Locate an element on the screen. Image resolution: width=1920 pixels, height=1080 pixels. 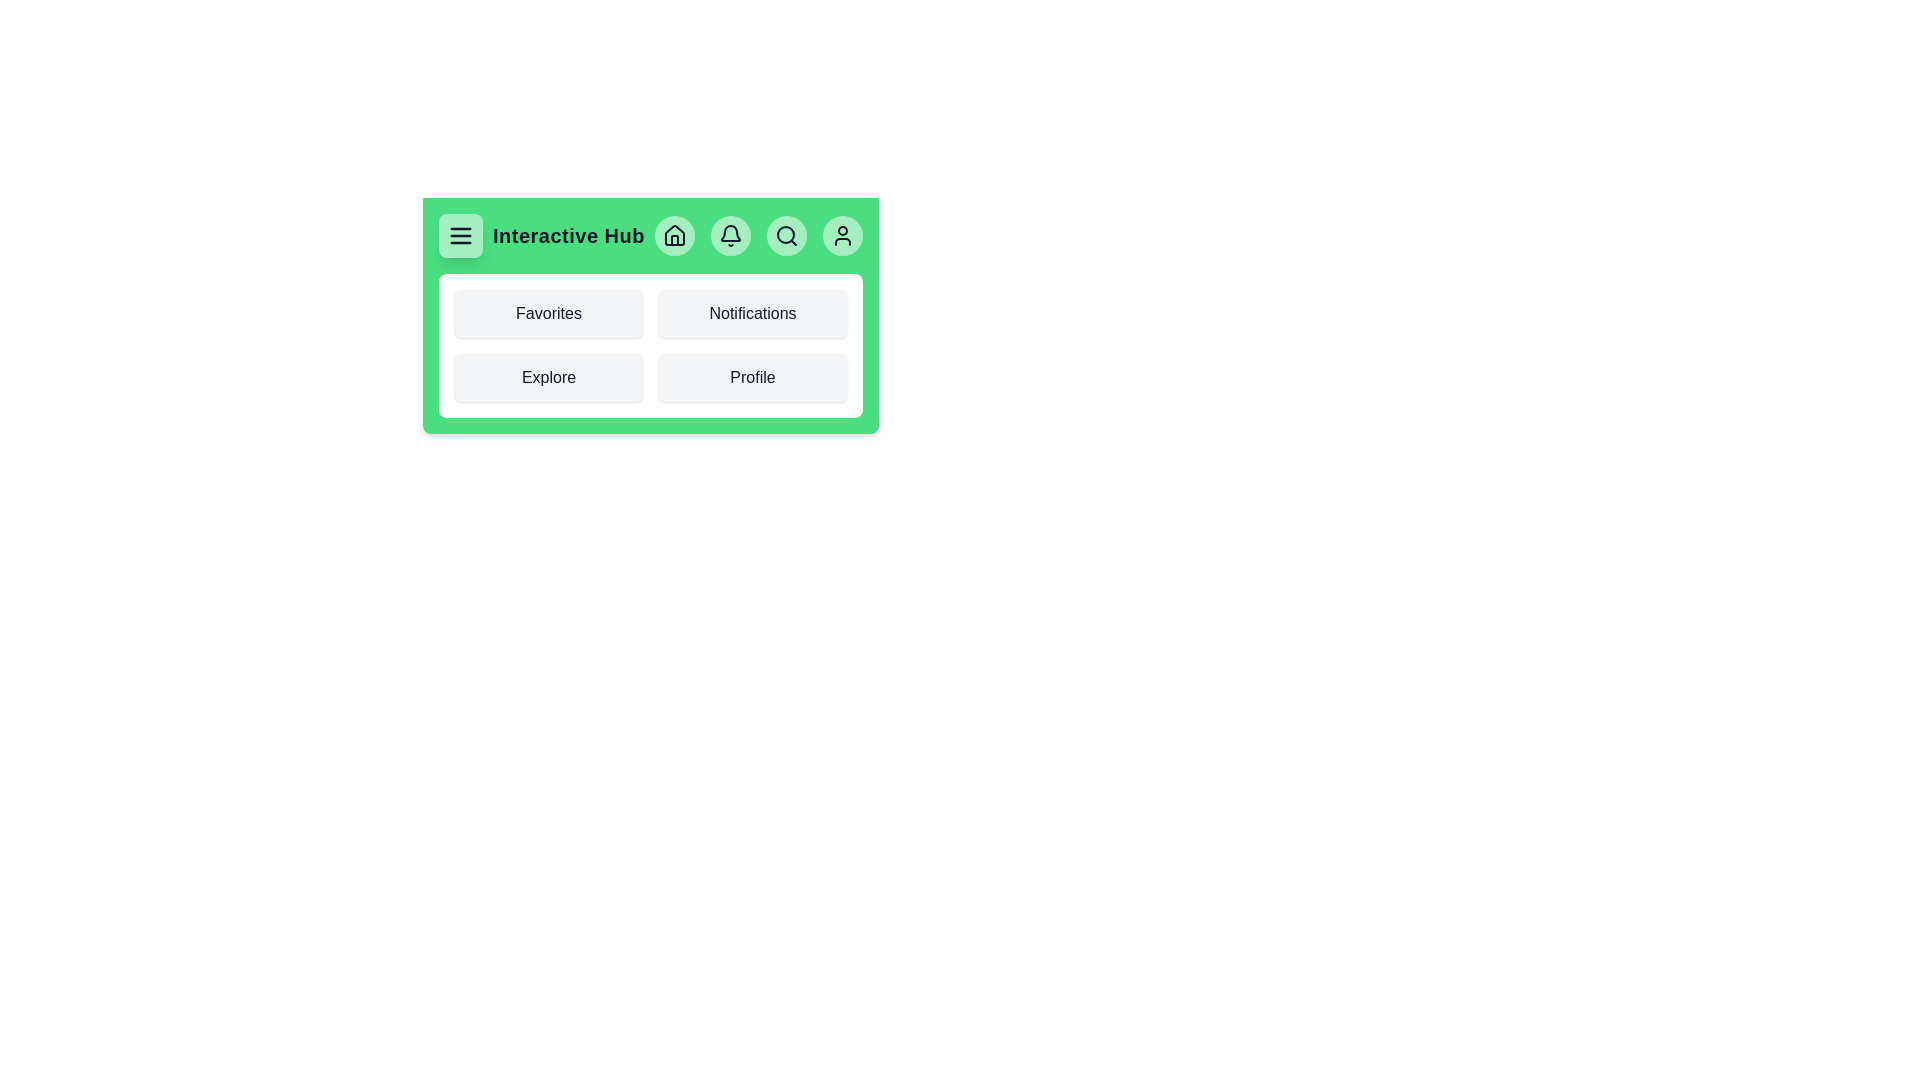
the interactive element Favorites Link is located at coordinates (548, 313).